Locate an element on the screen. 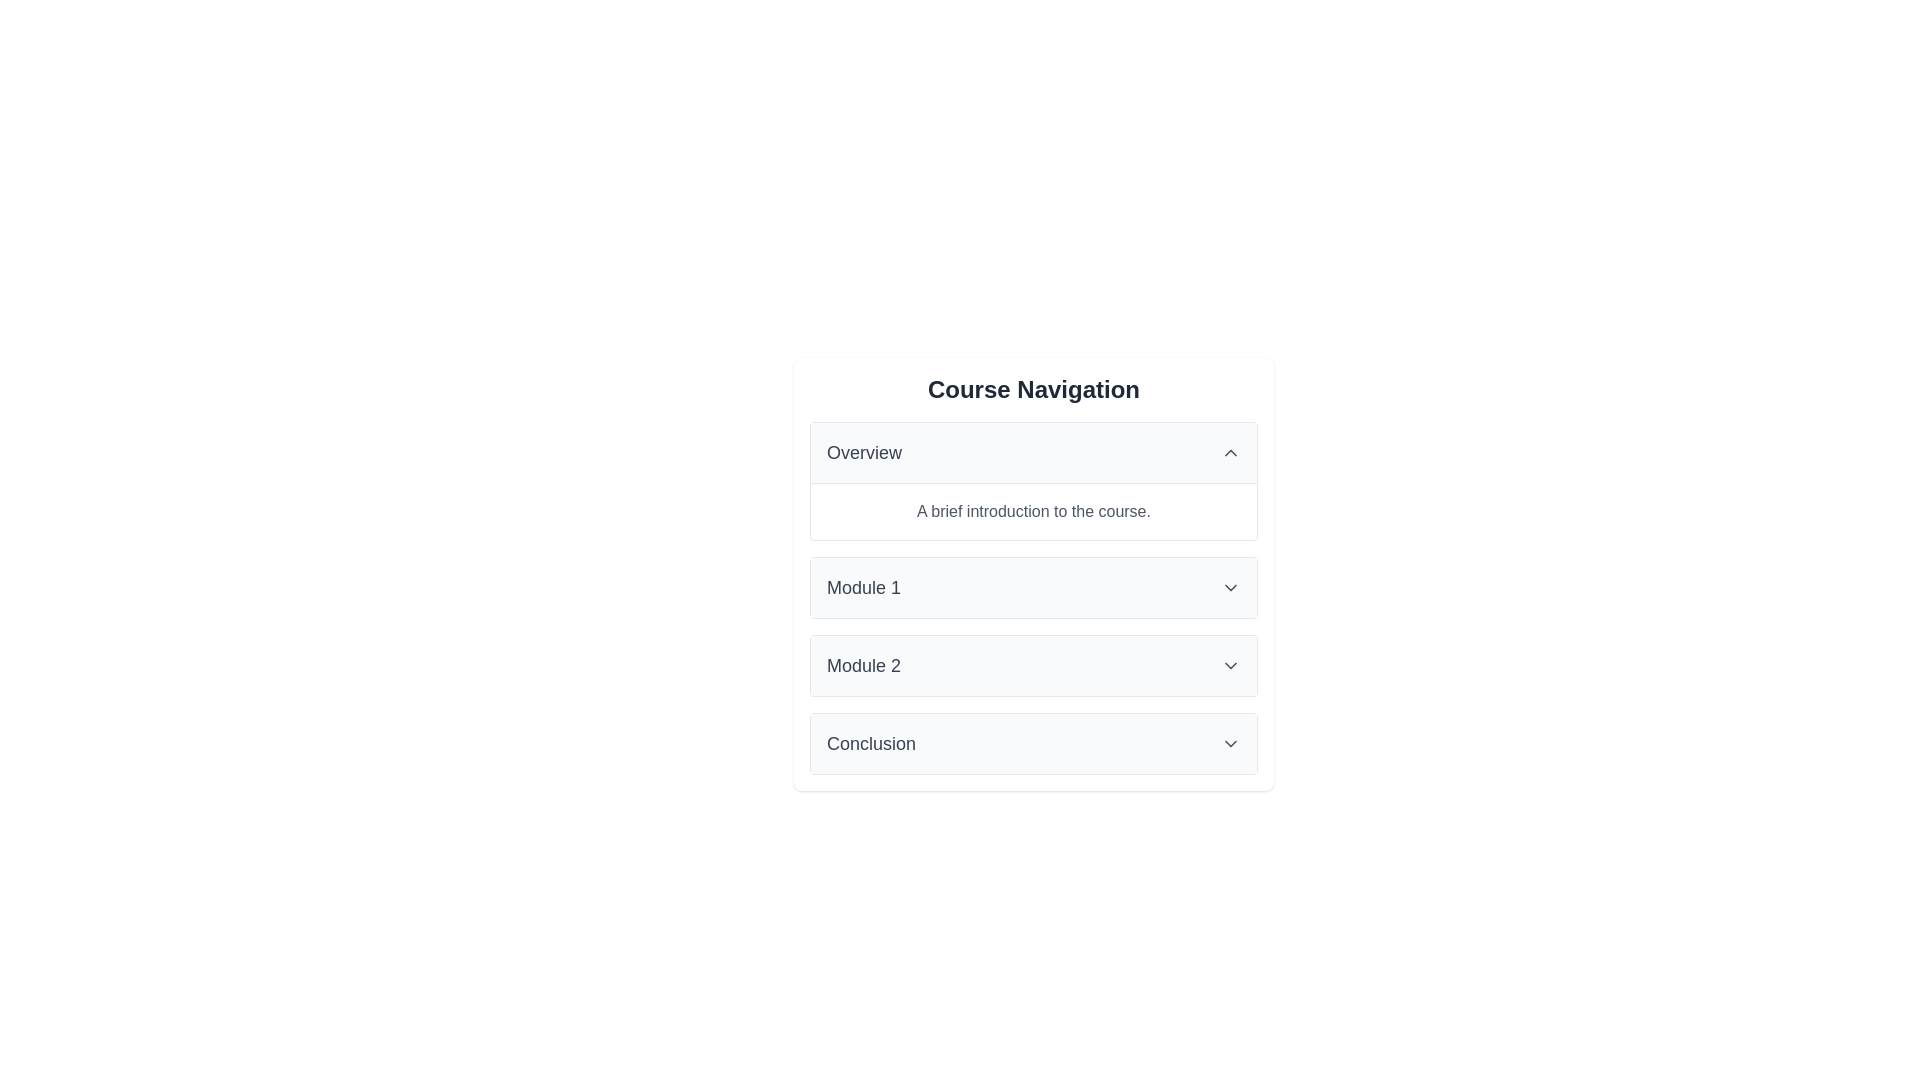 This screenshot has height=1080, width=1920. the 'Module 2' dropdown button with a light gray background is located at coordinates (1033, 666).